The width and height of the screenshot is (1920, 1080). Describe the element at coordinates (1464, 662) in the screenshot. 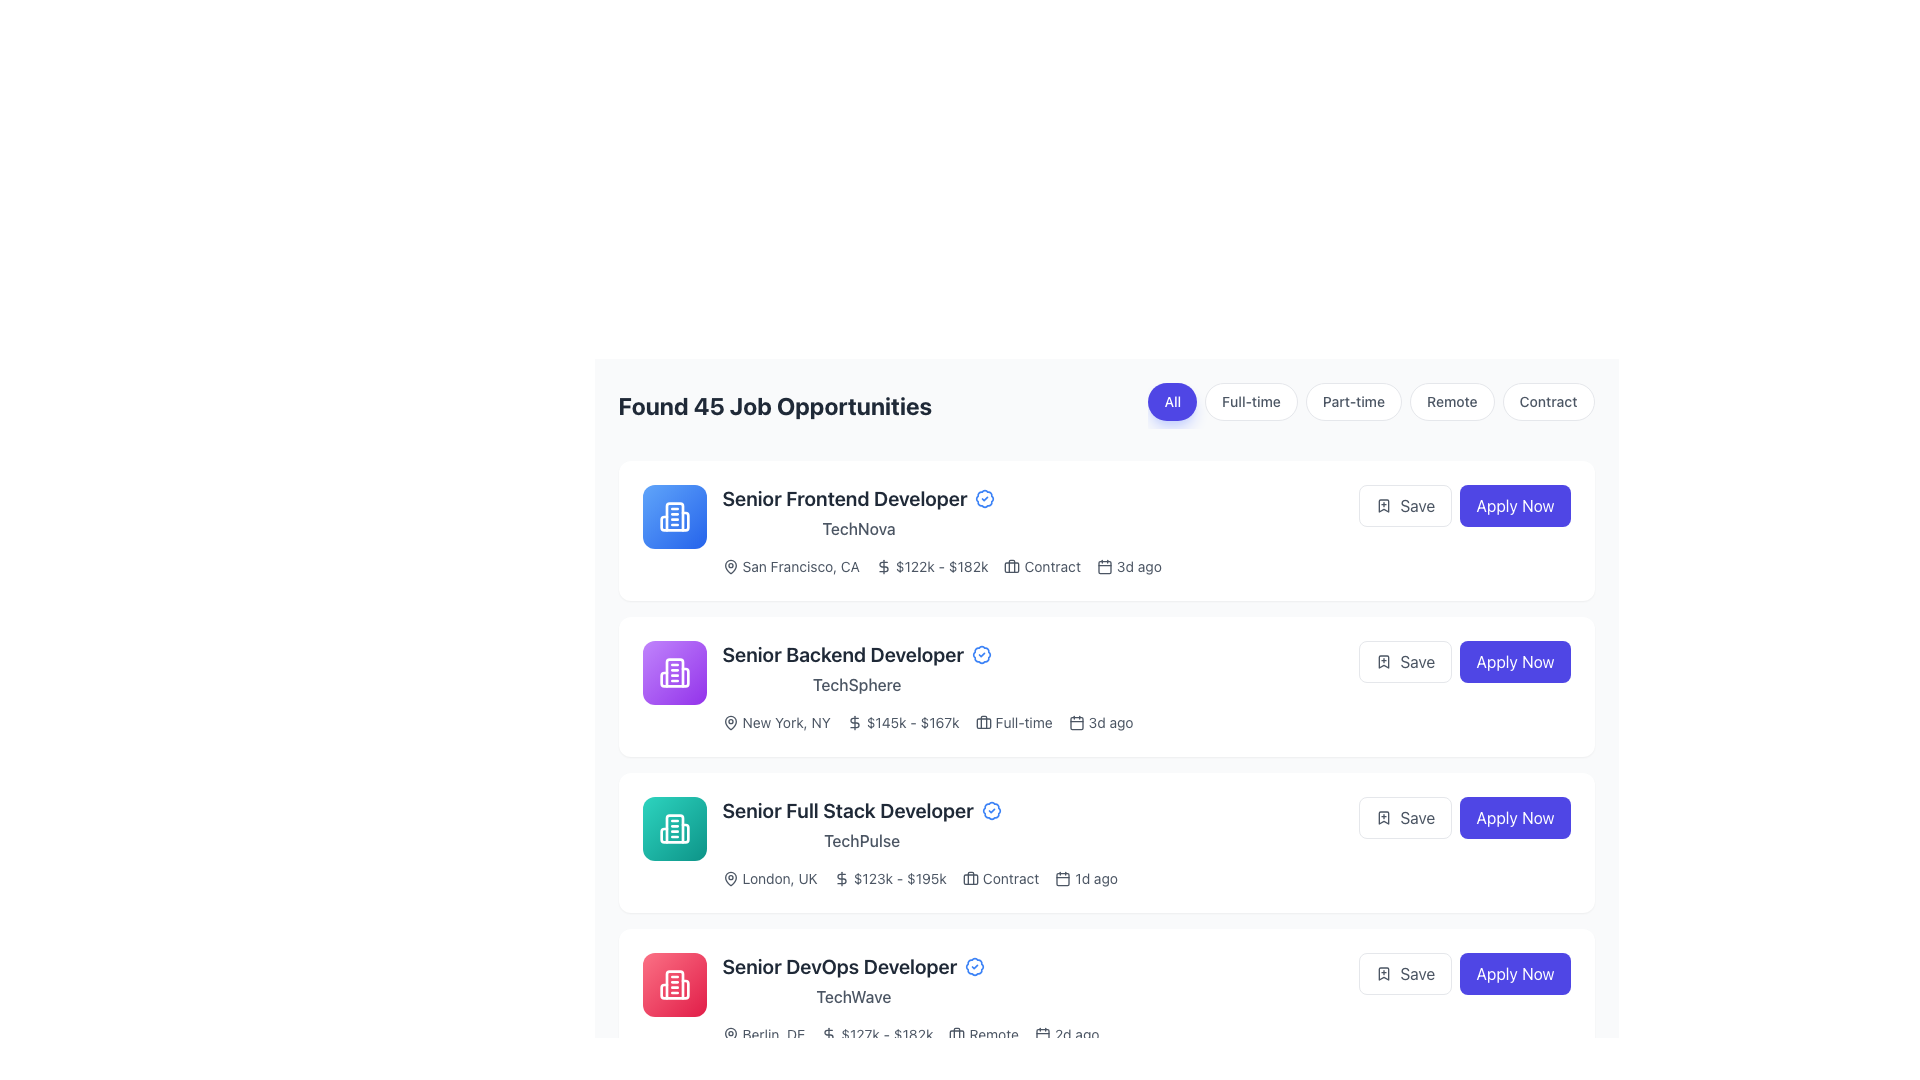

I see `the 'Apply Now' button with a purple background and white text, located in the job listing panel for the 'Senior Backend Developer' position by 'TechSphere'` at that location.